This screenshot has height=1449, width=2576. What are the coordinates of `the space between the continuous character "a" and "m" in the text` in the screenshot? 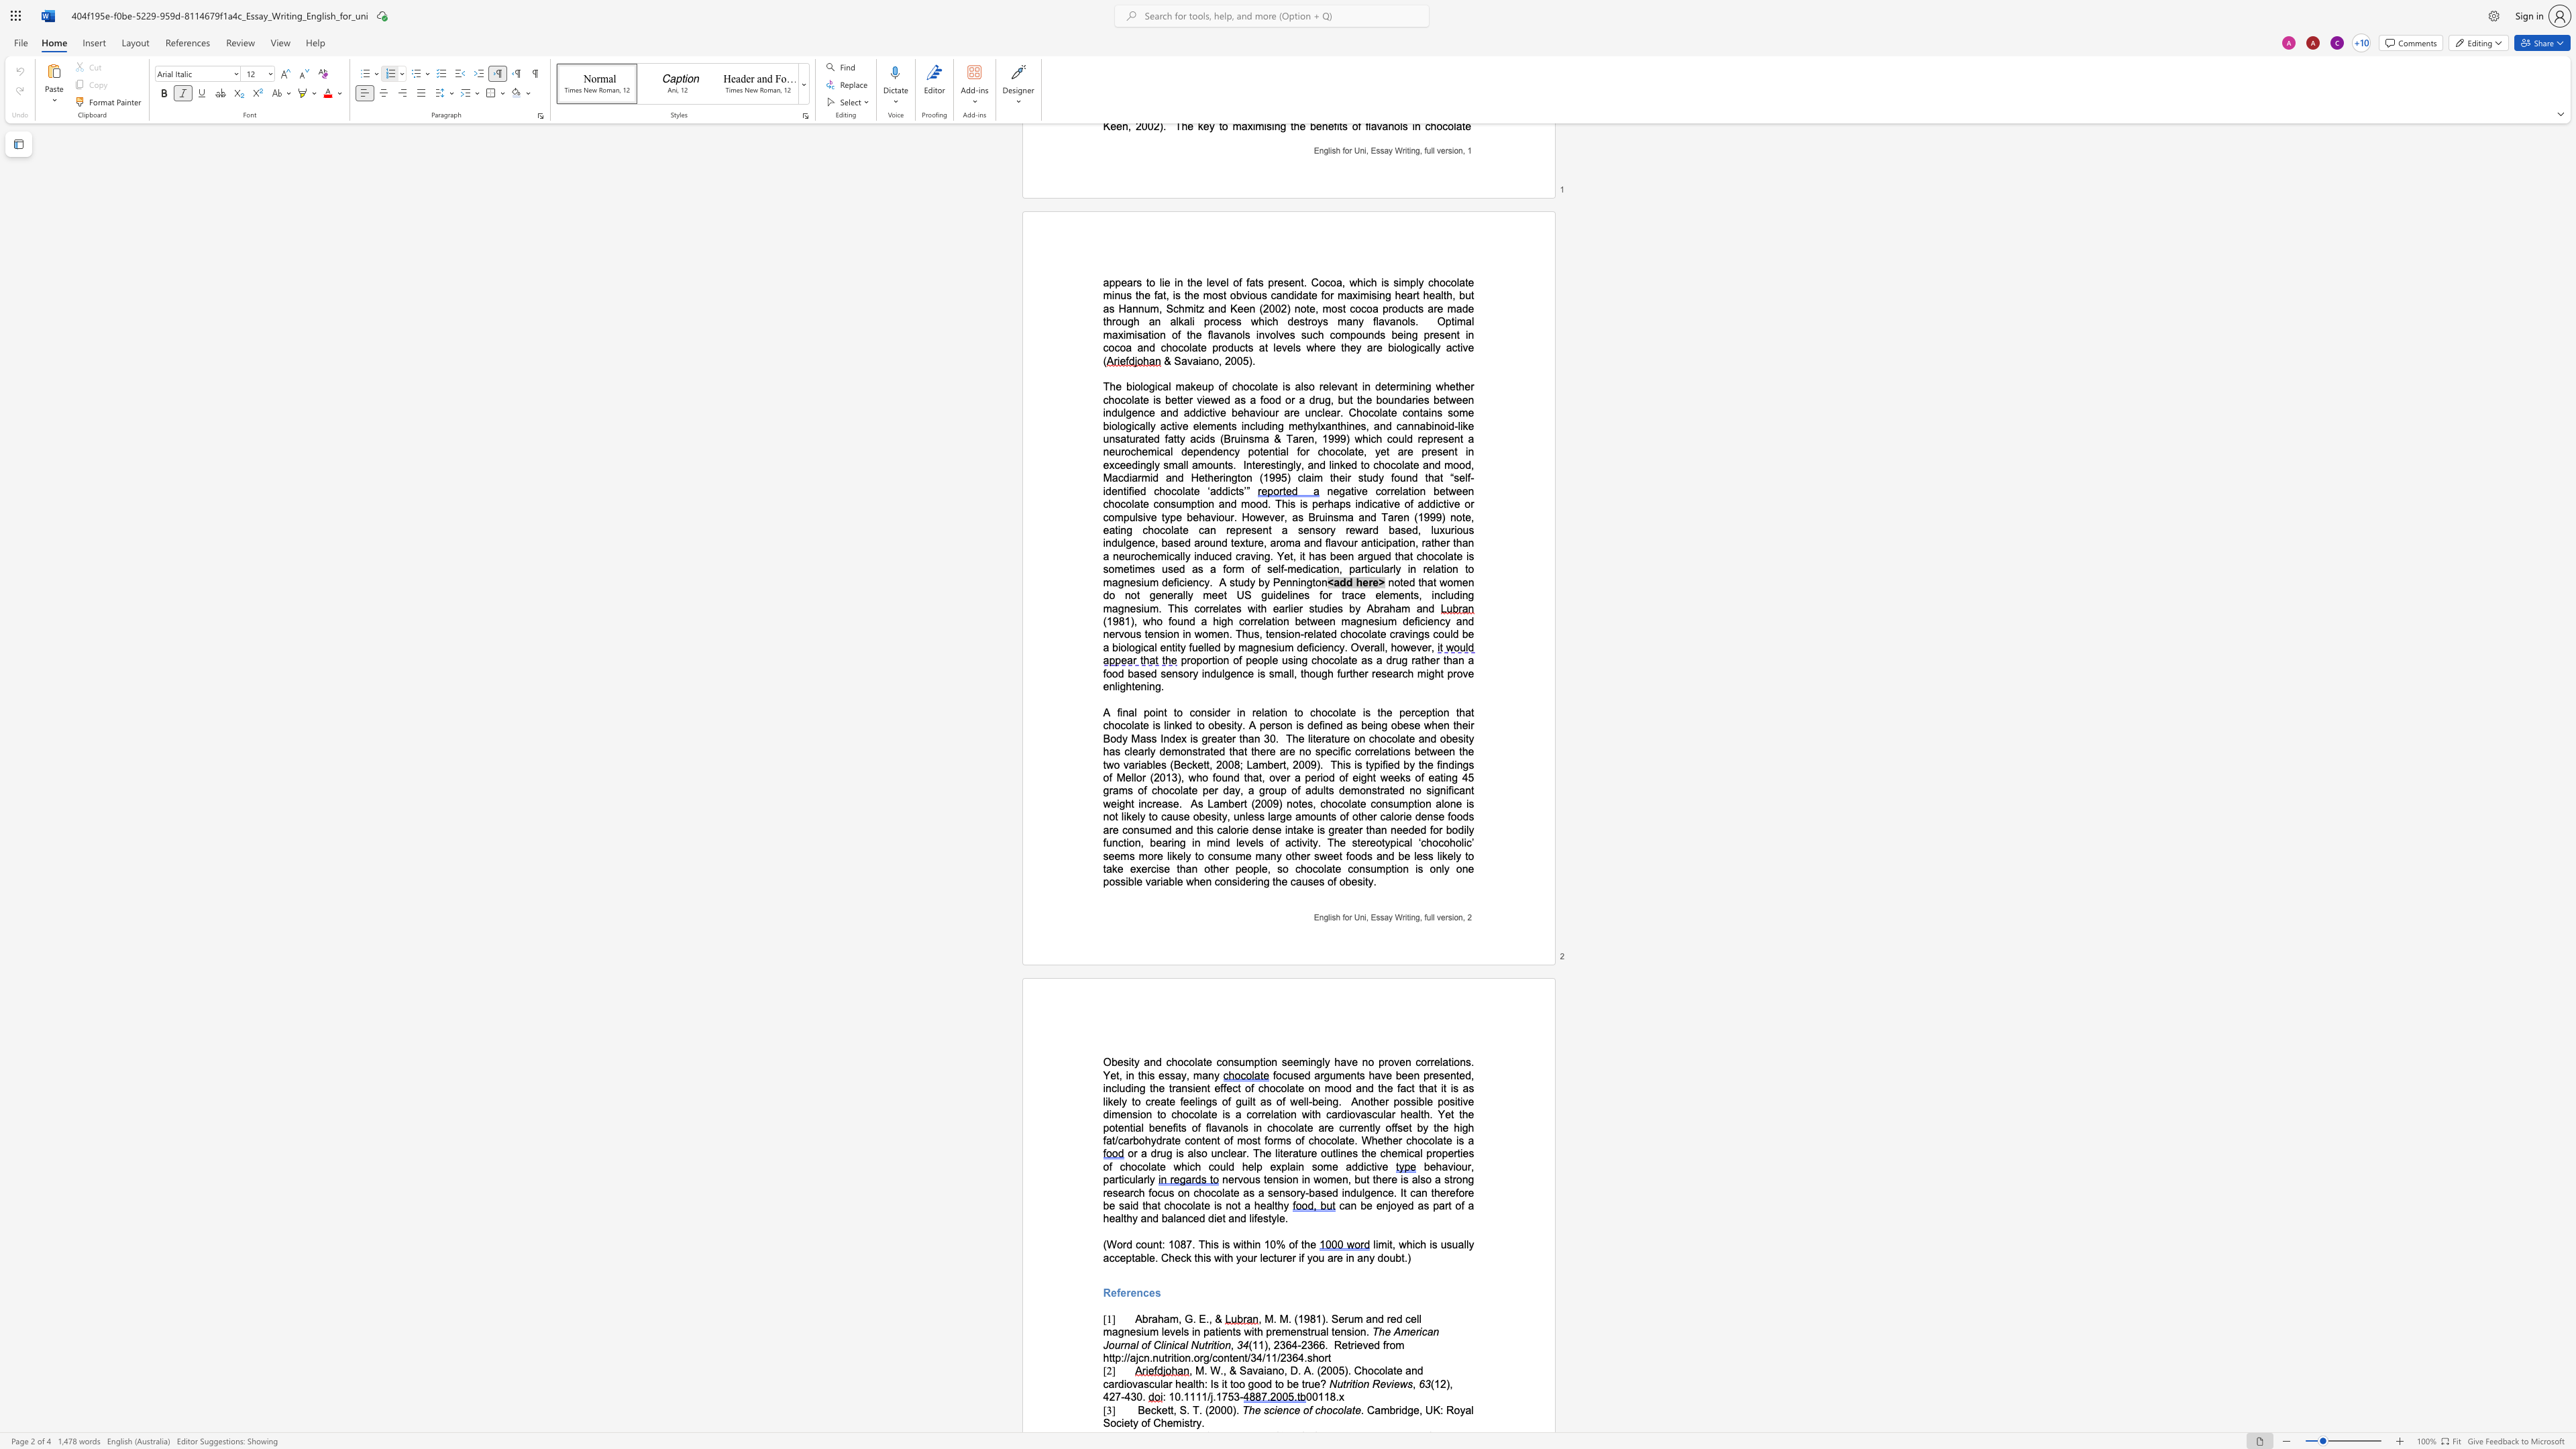 It's located at (1380, 1409).